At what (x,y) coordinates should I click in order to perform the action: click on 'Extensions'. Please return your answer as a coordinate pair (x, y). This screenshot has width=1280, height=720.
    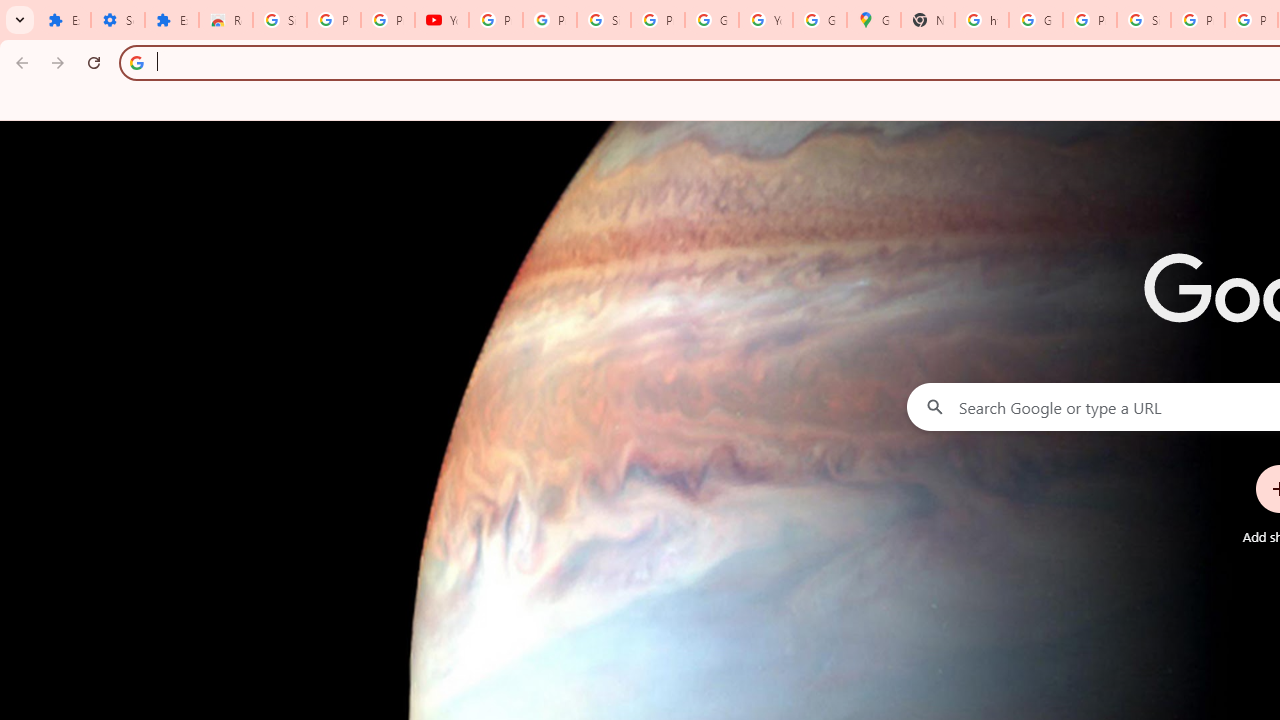
    Looking at the image, I should click on (171, 20).